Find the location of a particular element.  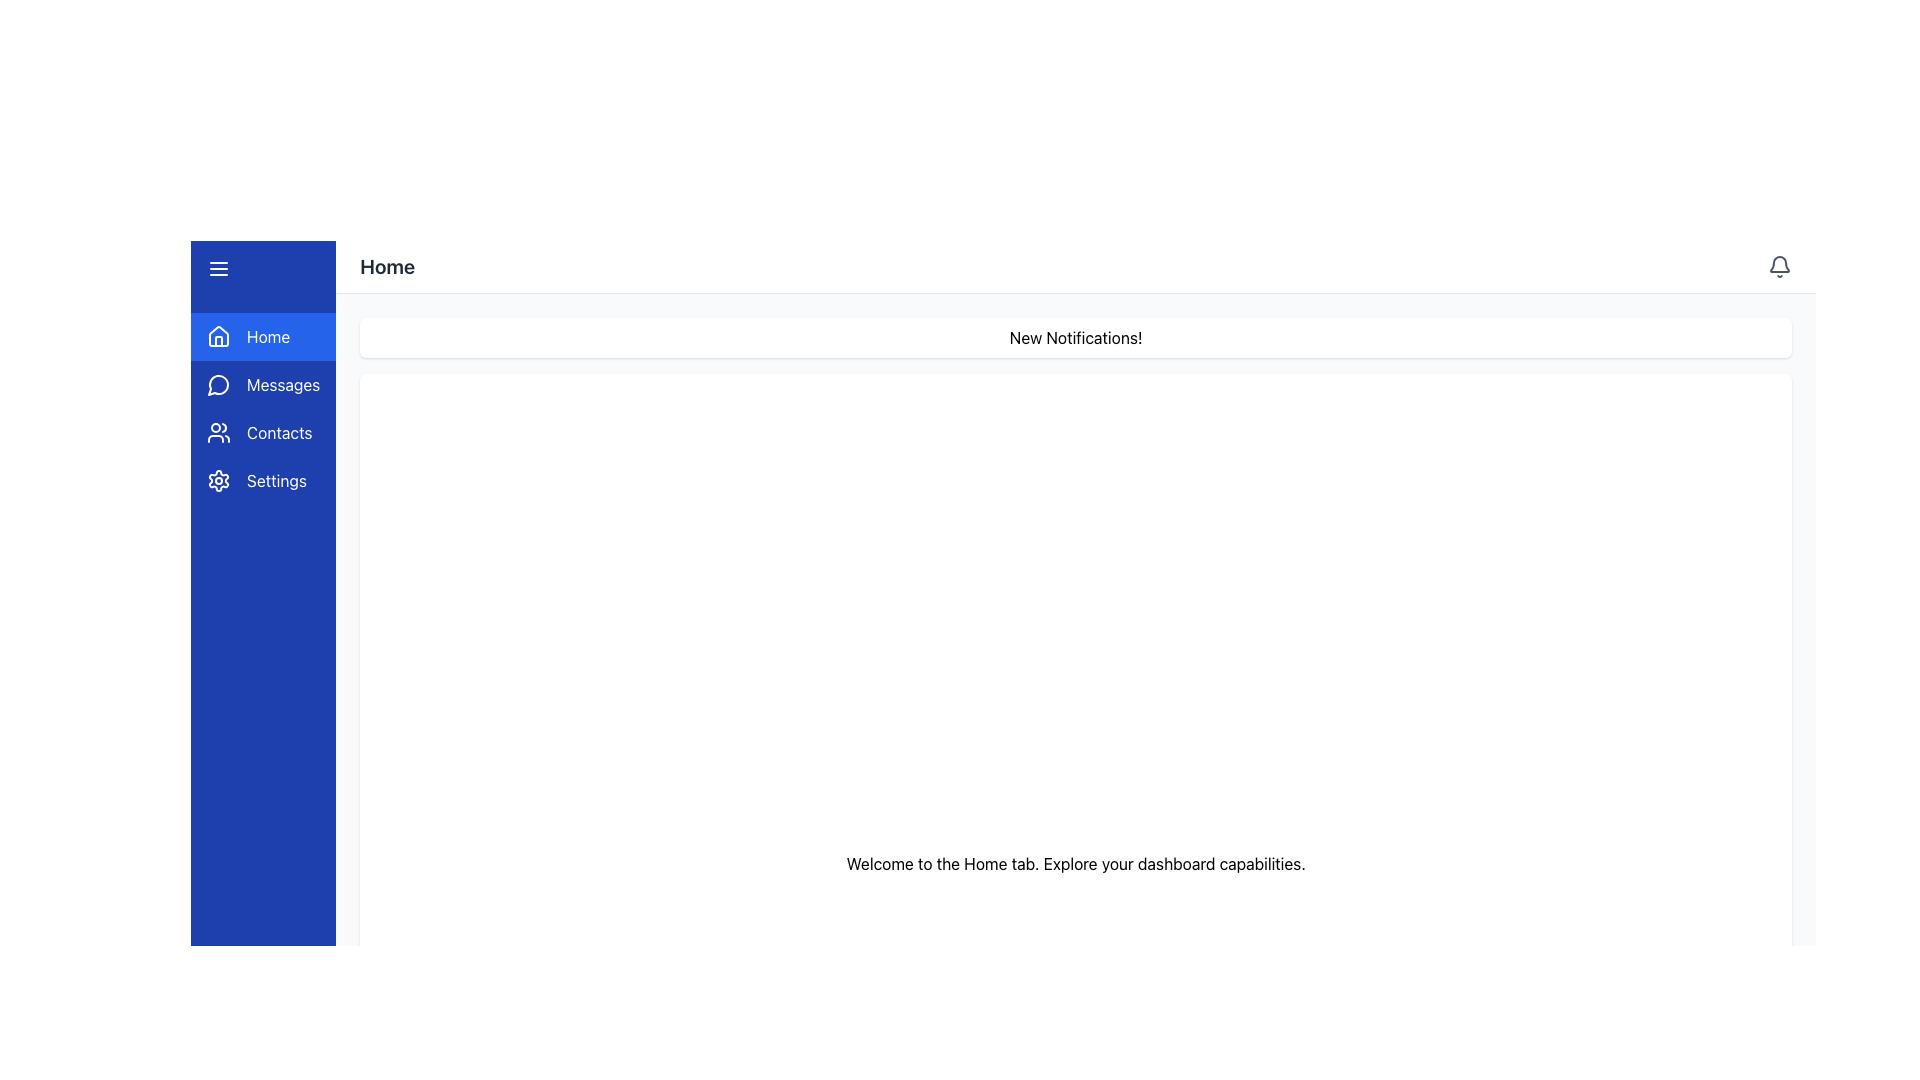

the hamburger menu icon located in the top section of the left vertical blue sidebar is located at coordinates (219, 268).